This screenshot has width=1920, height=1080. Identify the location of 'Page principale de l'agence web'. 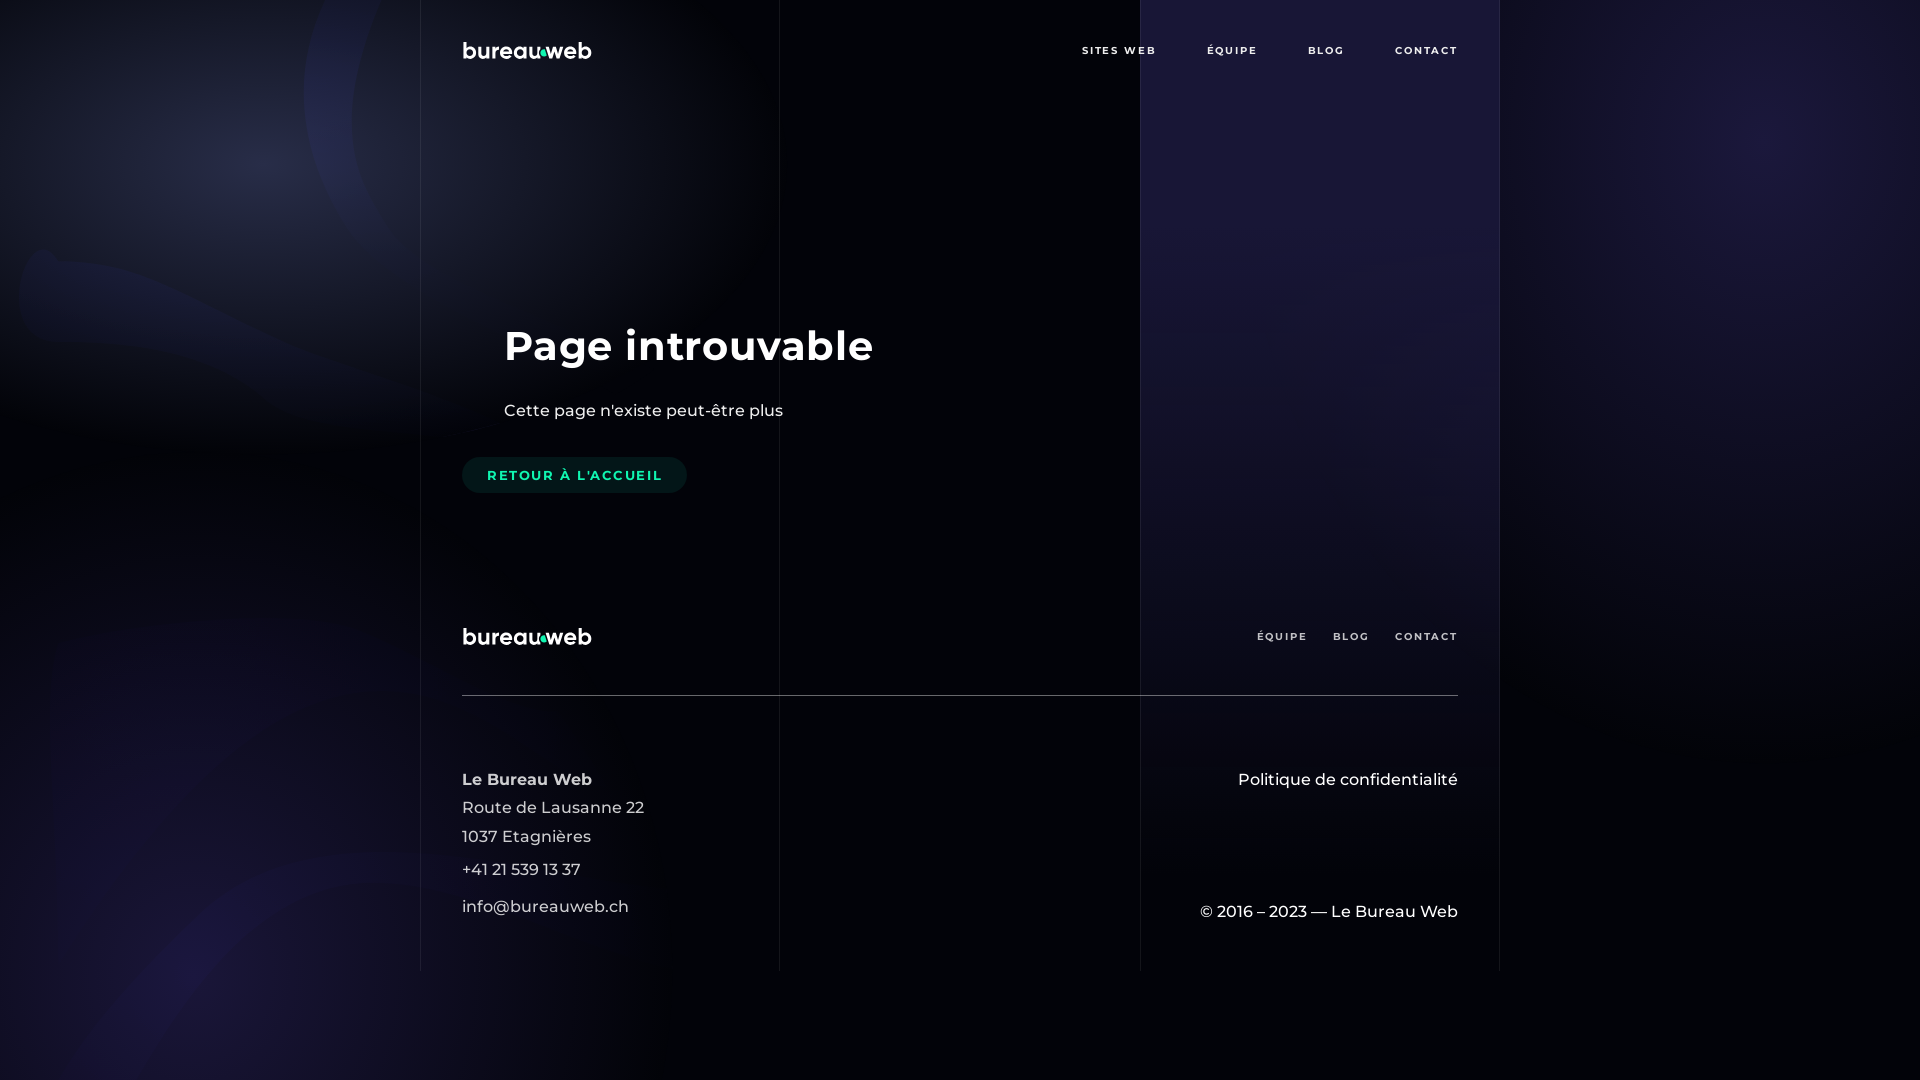
(527, 49).